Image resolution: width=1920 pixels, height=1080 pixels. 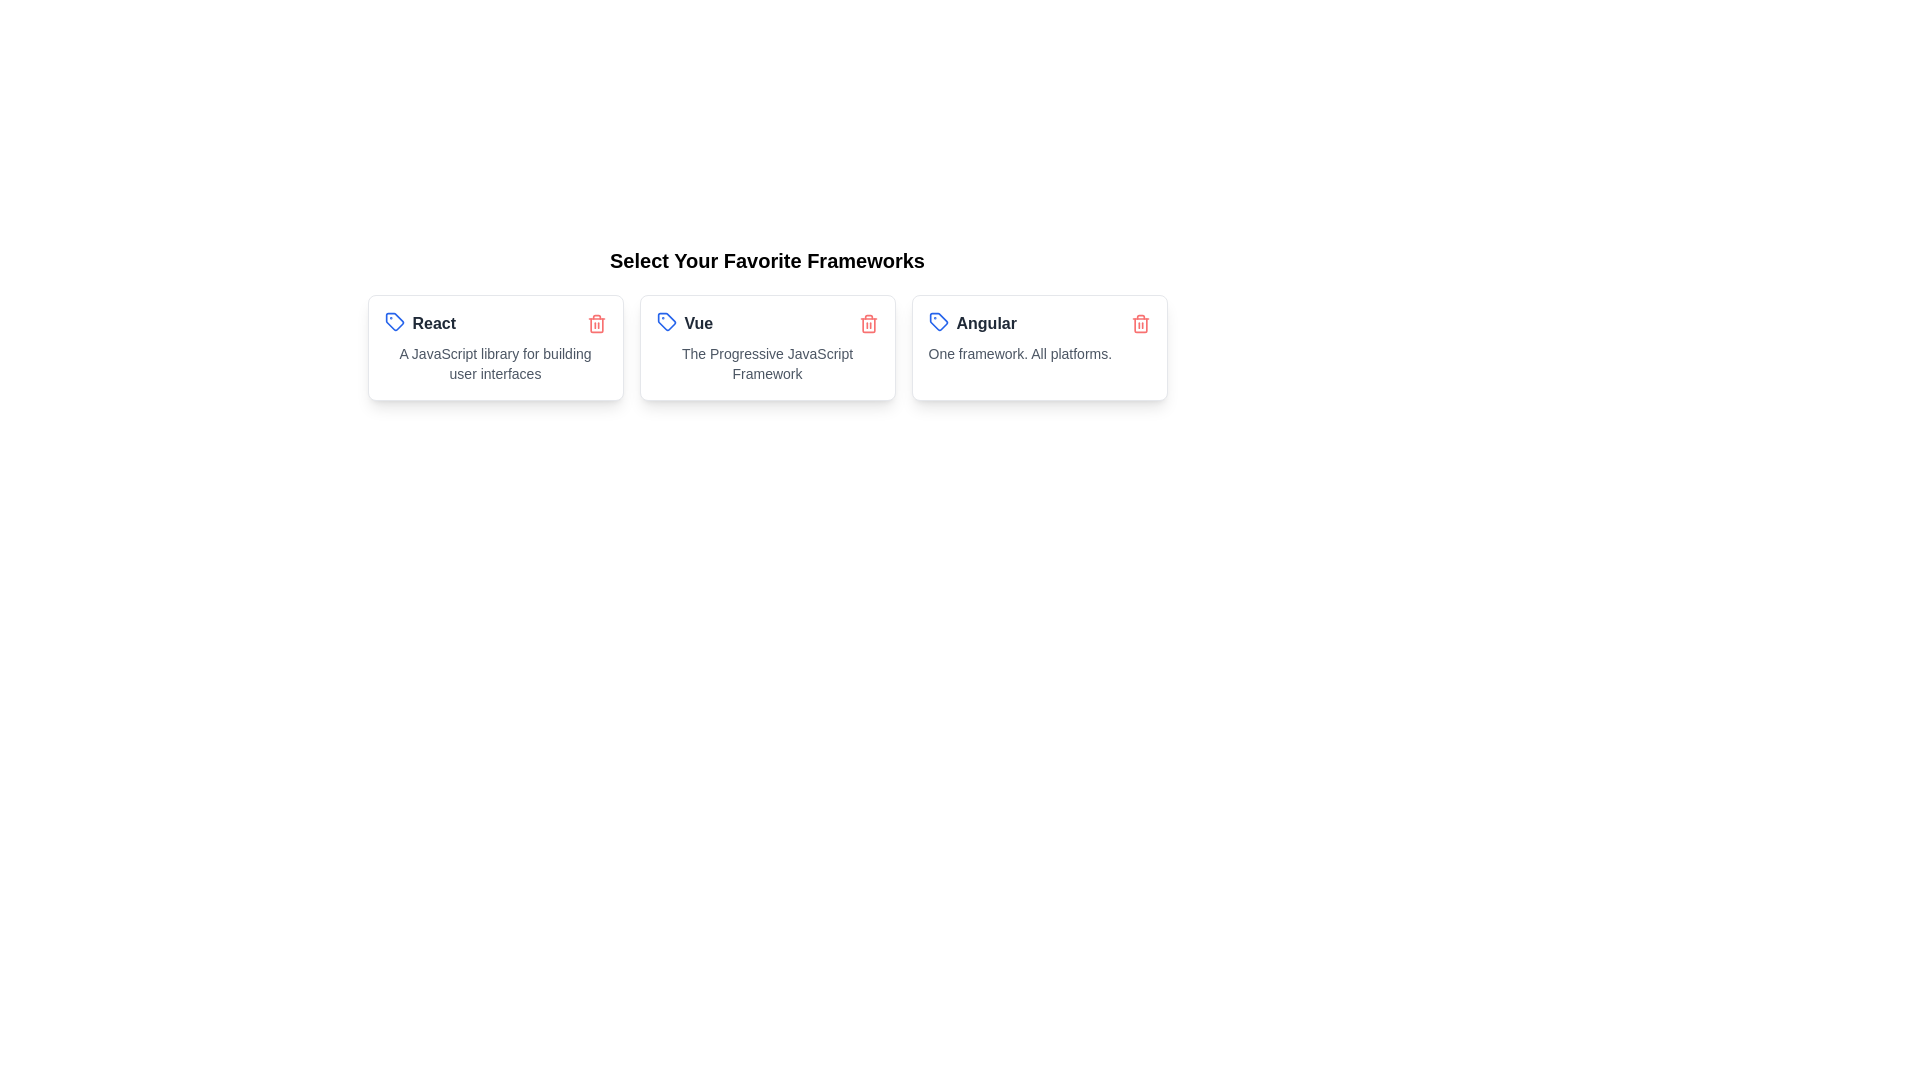 What do you see at coordinates (766, 363) in the screenshot?
I see `the description of the framework Vue` at bounding box center [766, 363].